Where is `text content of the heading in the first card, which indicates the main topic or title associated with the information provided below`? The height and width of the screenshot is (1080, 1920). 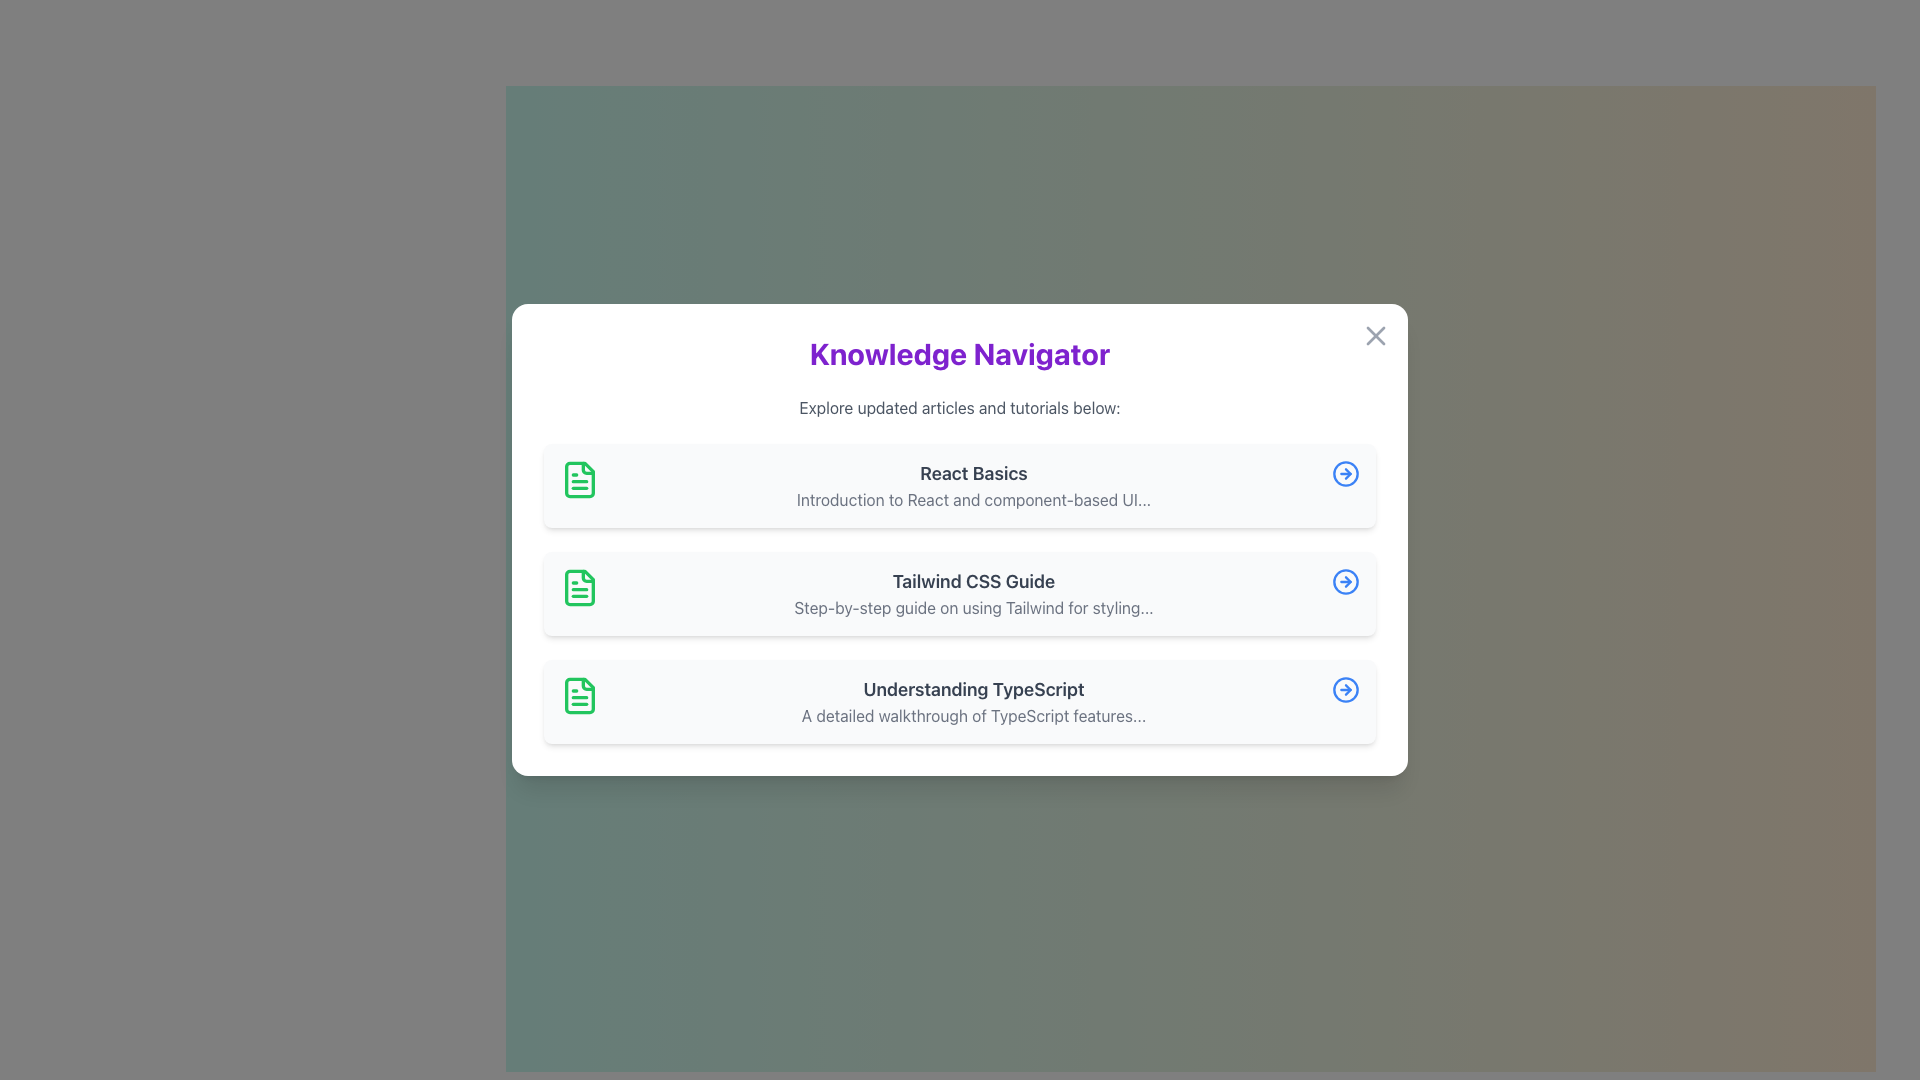
text content of the heading in the first card, which indicates the main topic or title associated with the information provided below is located at coordinates (974, 474).